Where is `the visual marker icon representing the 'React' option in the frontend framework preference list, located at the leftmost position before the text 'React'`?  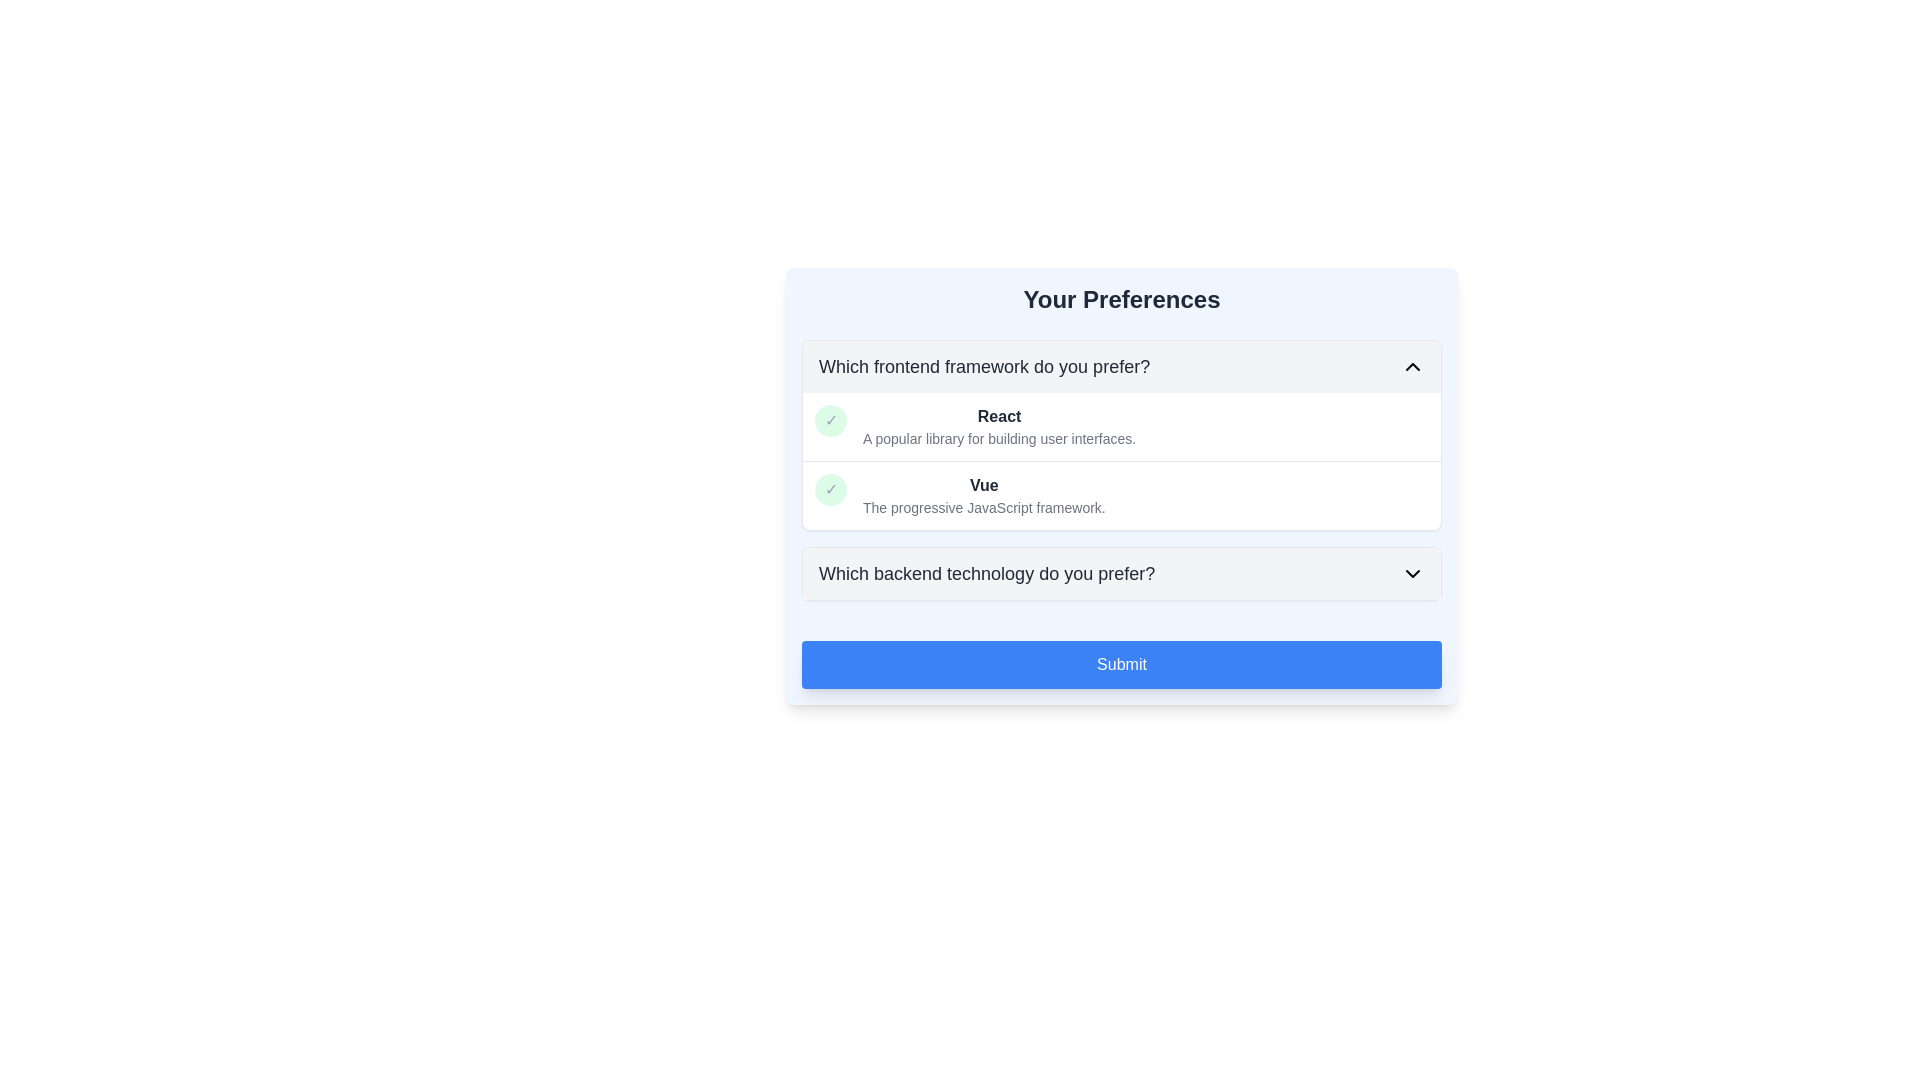 the visual marker icon representing the 'React' option in the frontend framework preference list, located at the leftmost position before the text 'React' is located at coordinates (830, 419).